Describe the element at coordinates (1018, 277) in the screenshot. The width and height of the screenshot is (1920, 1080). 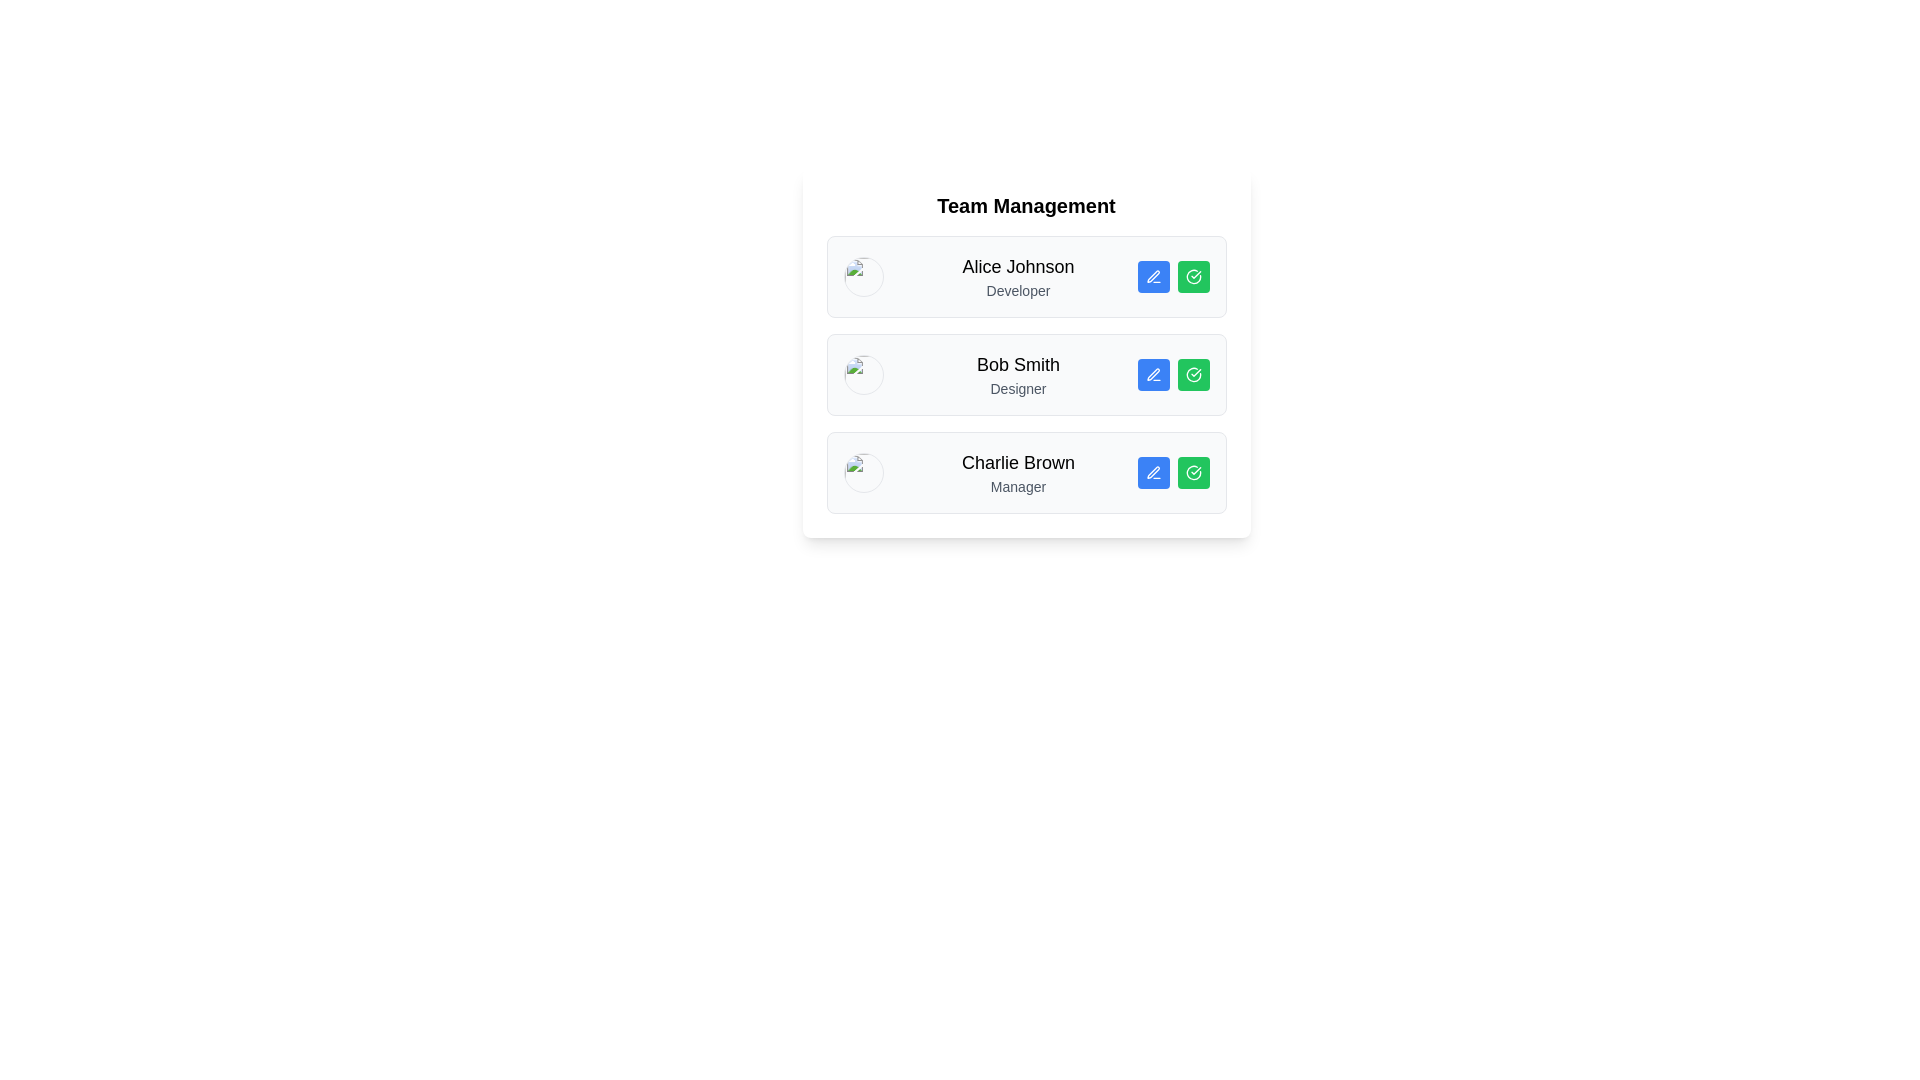
I see `informational text block displaying the name 'Alice Johnson' and role 'Developer', which is located in the first row of the team members list` at that location.